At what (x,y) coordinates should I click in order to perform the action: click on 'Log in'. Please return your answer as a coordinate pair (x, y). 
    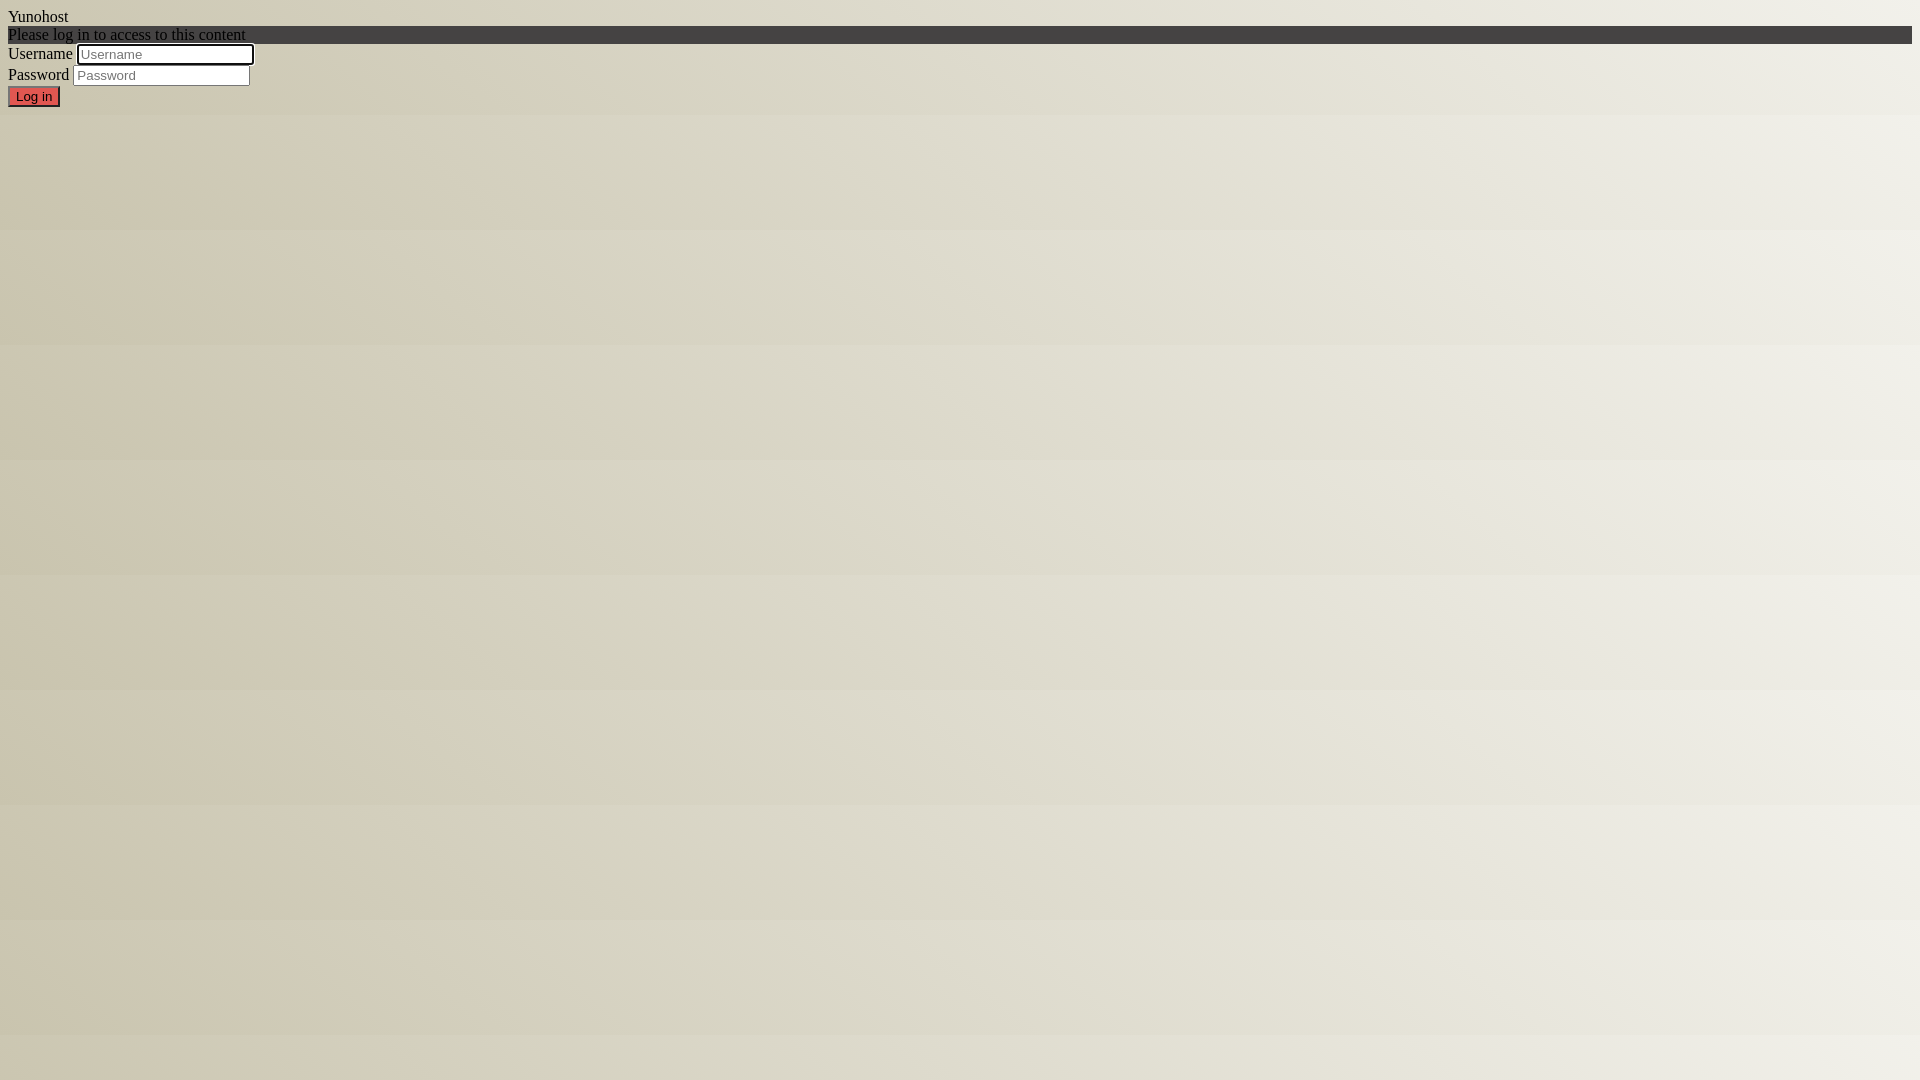
    Looking at the image, I should click on (33, 96).